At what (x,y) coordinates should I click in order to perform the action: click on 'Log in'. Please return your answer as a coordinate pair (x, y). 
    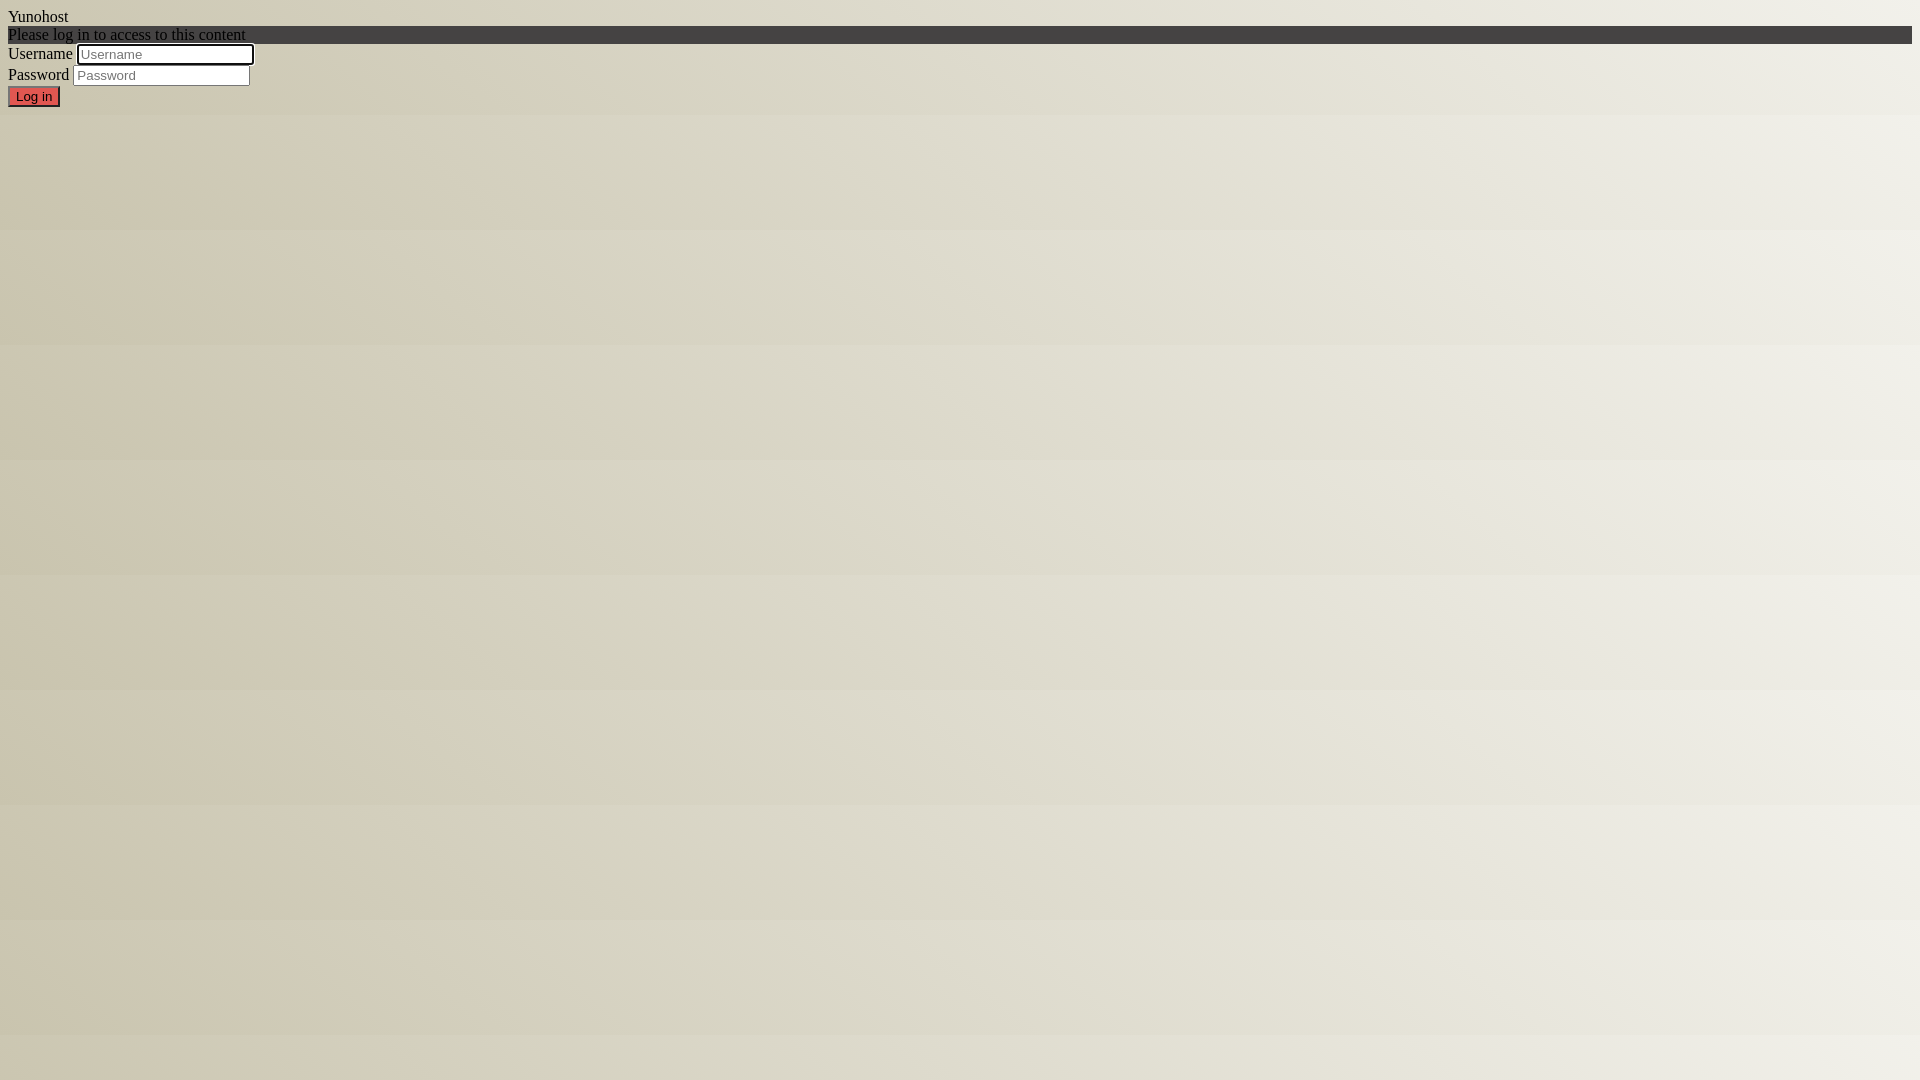
    Looking at the image, I should click on (33, 96).